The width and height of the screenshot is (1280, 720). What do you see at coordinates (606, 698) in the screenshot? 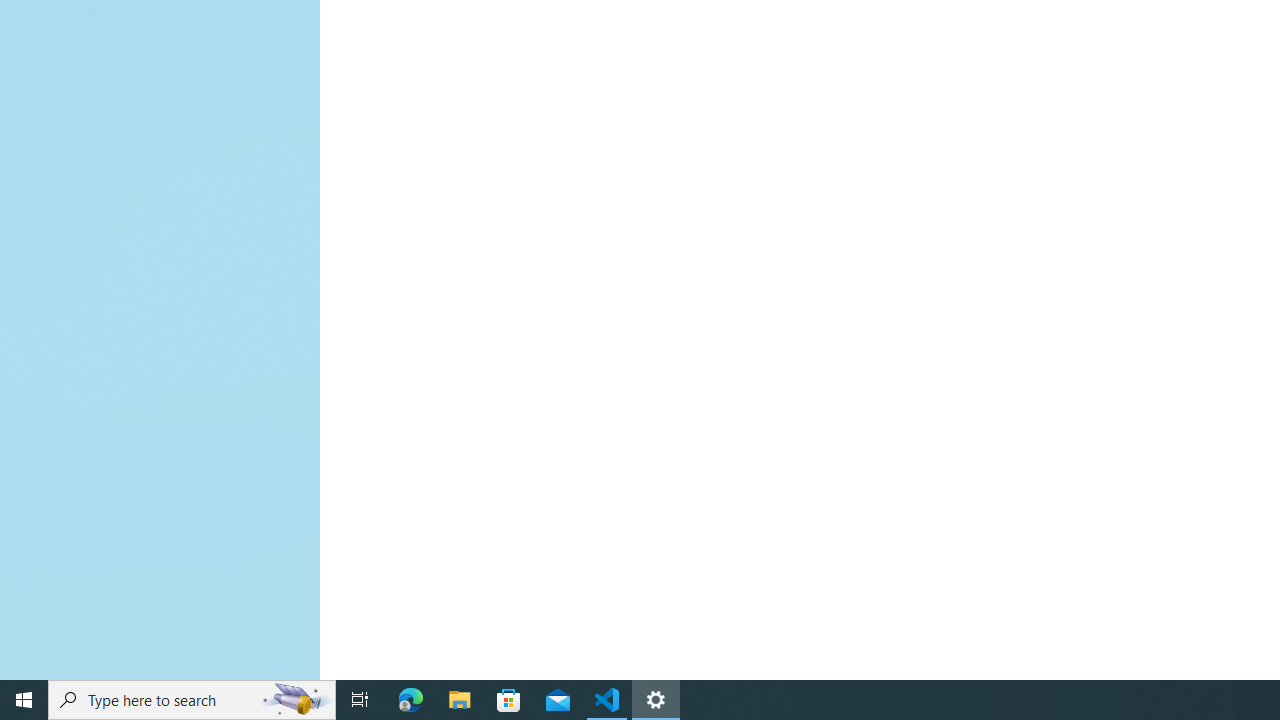
I see `'Visual Studio Code - 1 running window'` at bounding box center [606, 698].